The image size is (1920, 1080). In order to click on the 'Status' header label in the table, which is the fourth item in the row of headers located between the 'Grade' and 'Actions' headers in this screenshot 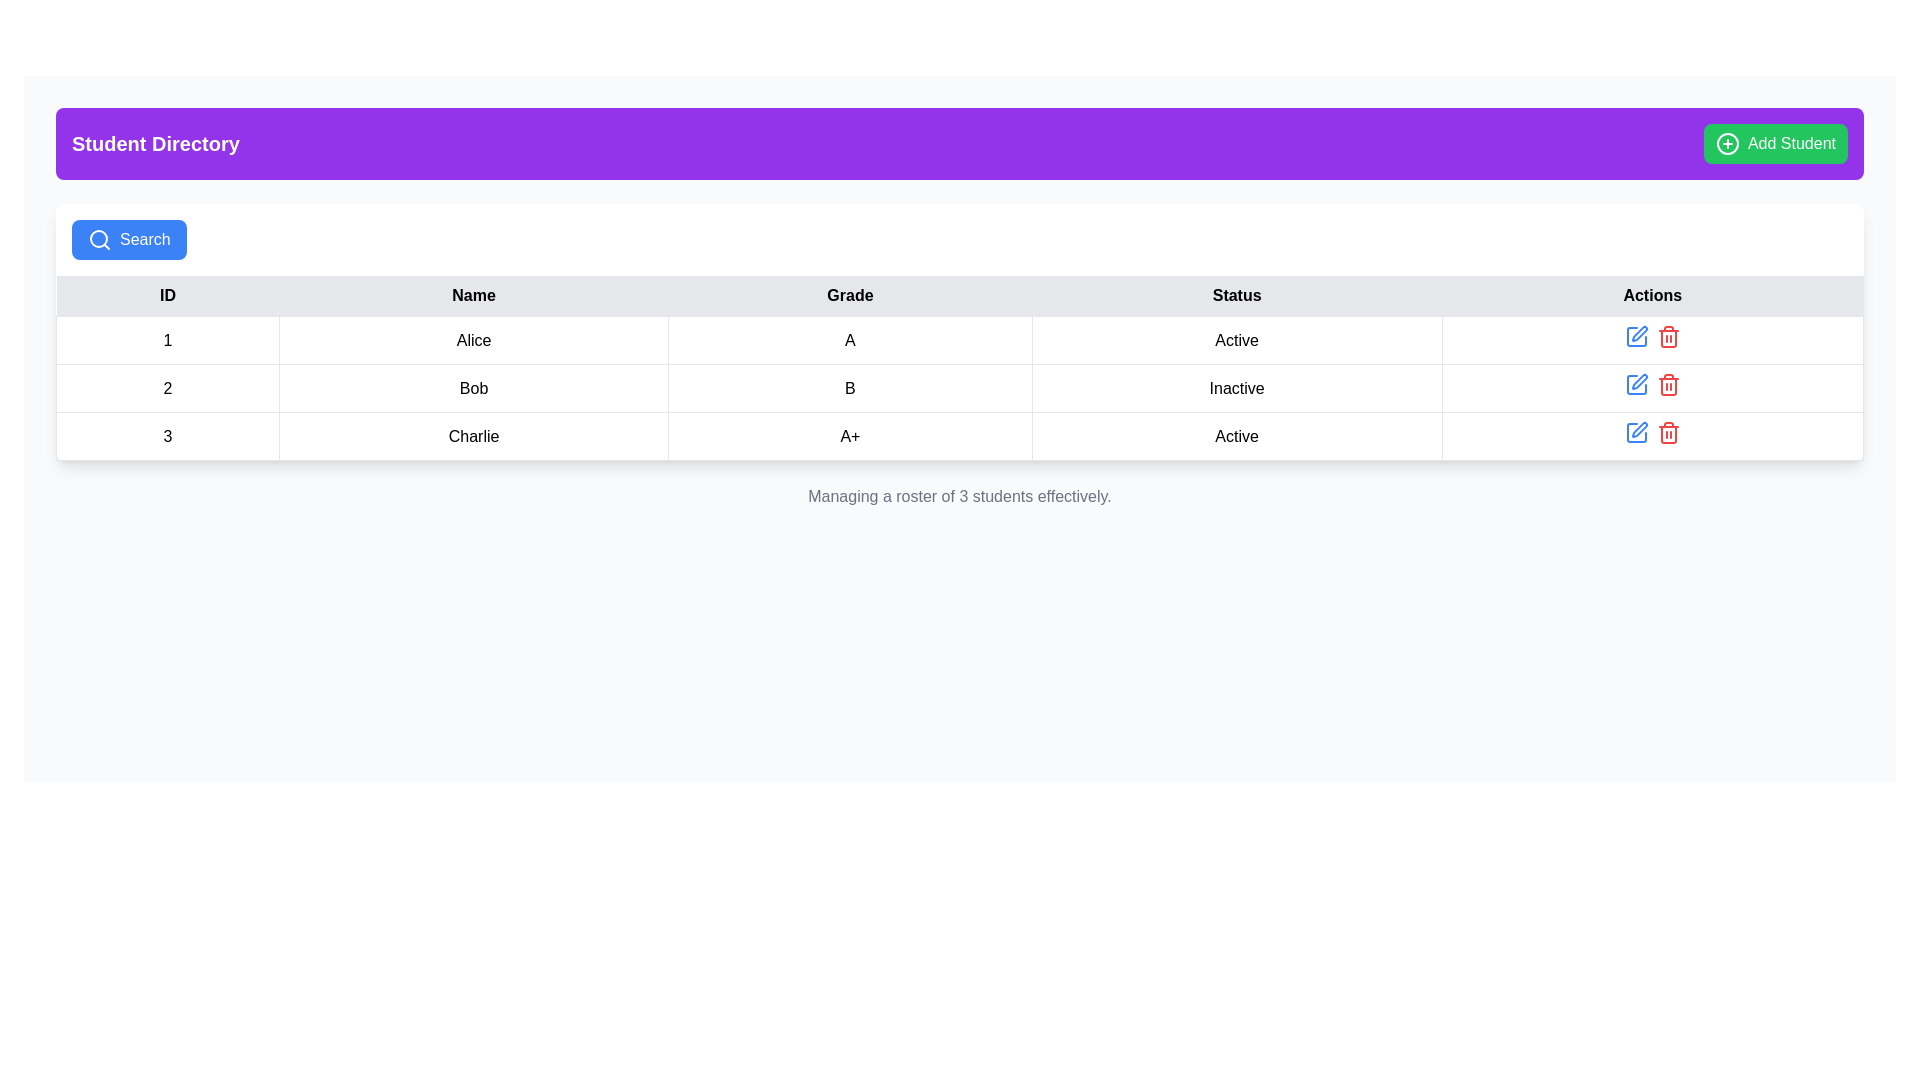, I will do `click(1236, 296)`.